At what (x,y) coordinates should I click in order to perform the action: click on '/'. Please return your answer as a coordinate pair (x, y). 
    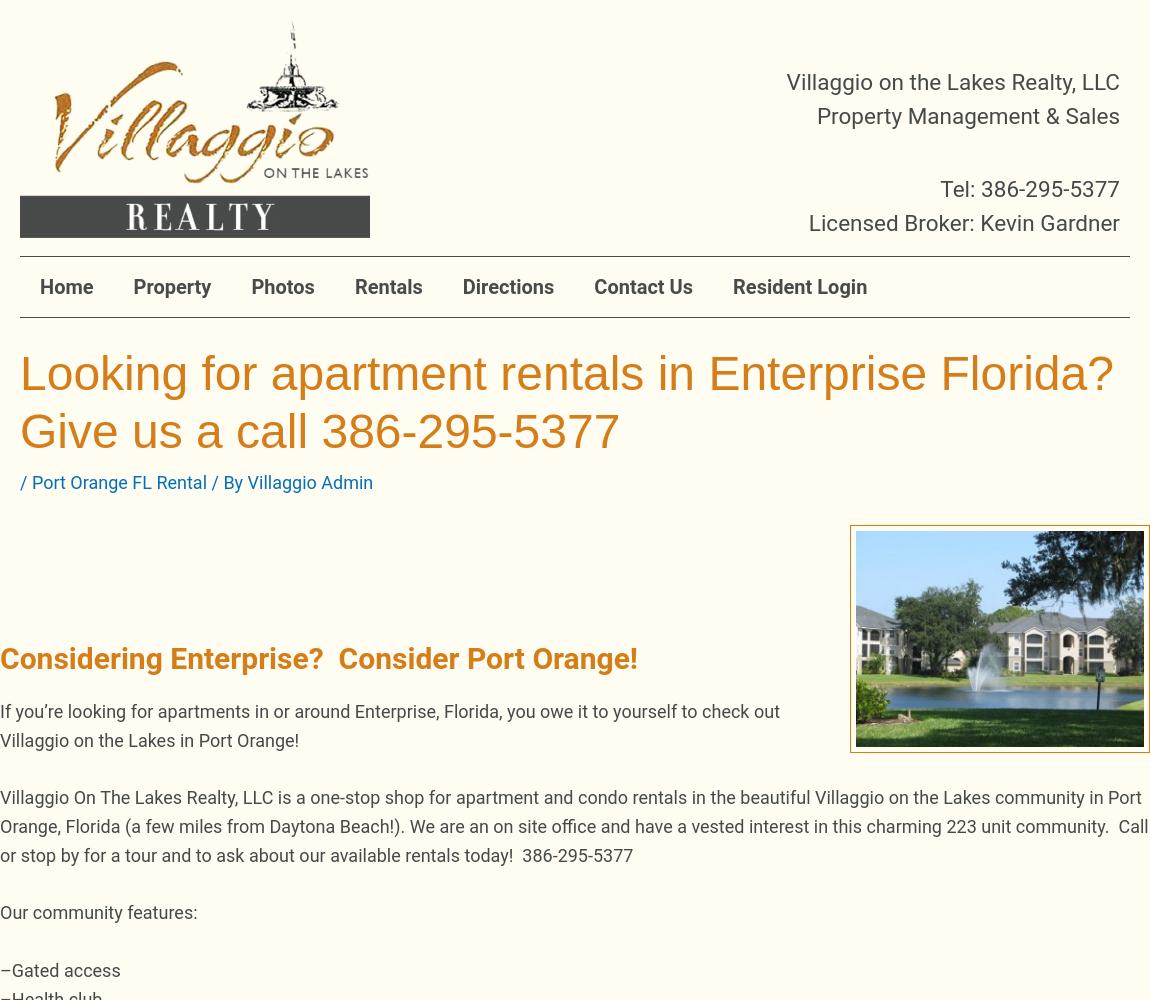
    Looking at the image, I should click on (24, 481).